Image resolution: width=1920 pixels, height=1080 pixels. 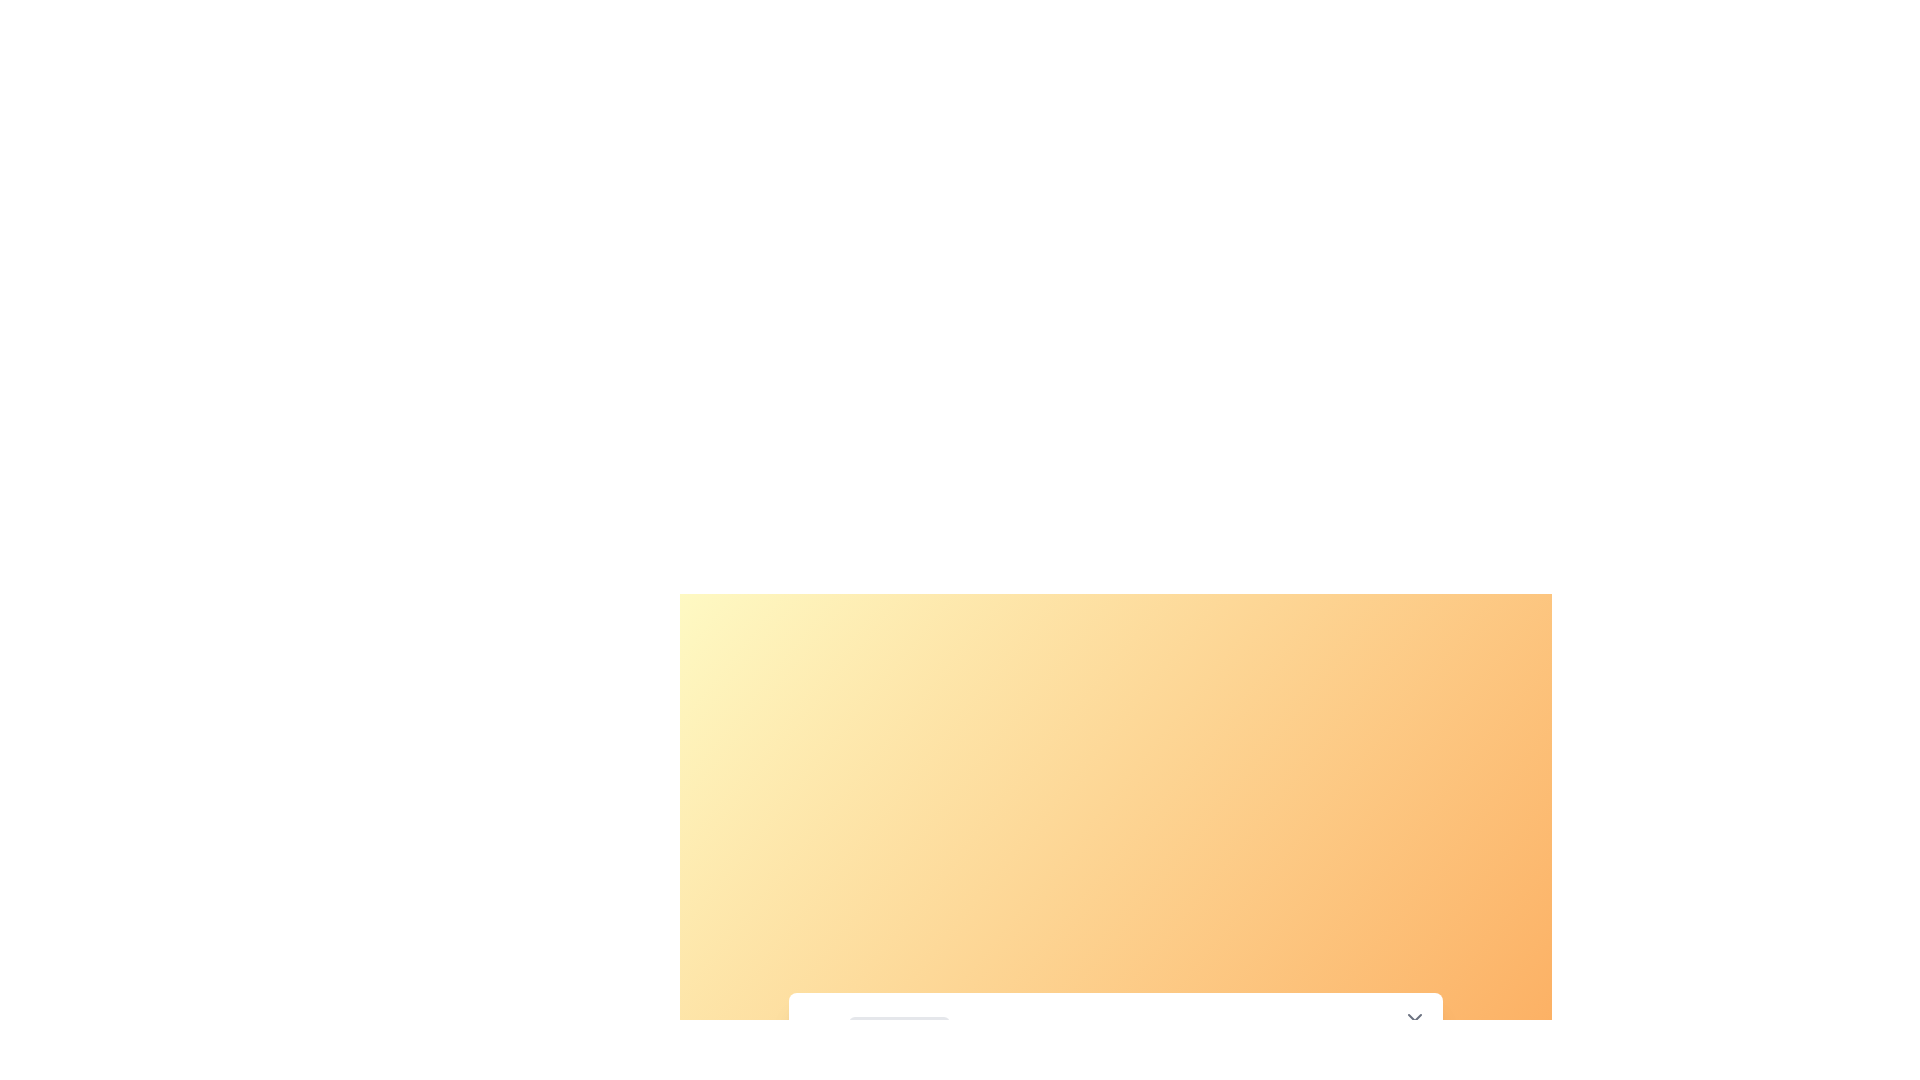 What do you see at coordinates (898, 1033) in the screenshot?
I see `the filter option All from the dropdown` at bounding box center [898, 1033].